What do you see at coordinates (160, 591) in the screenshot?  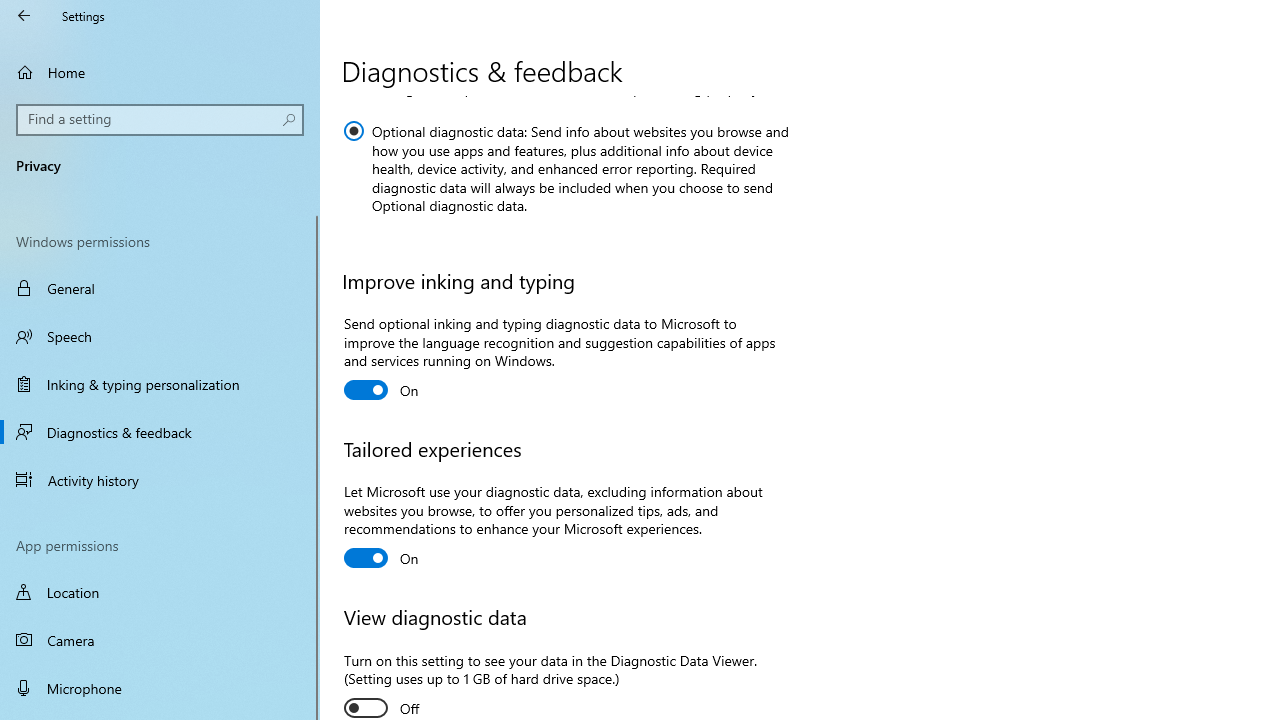 I see `'Location'` at bounding box center [160, 591].